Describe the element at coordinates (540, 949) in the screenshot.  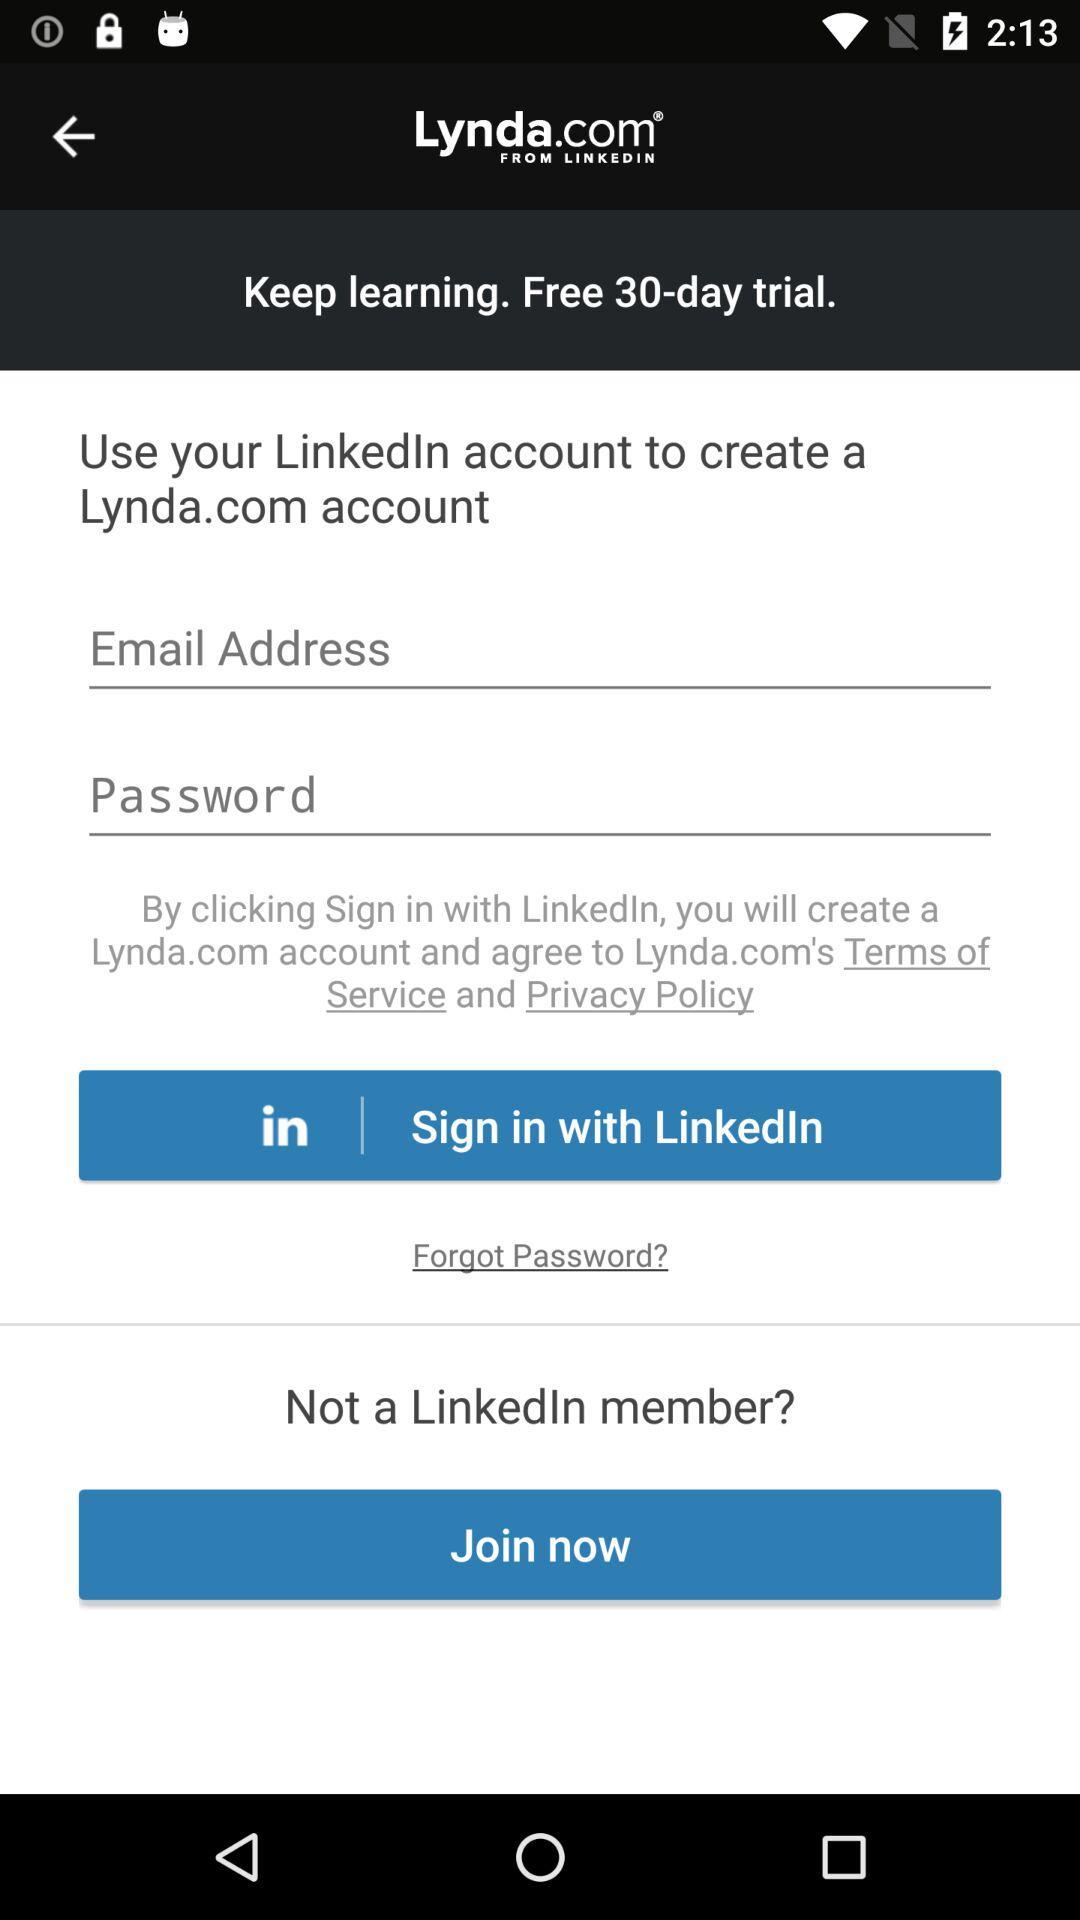
I see `by clicking sign icon` at that location.